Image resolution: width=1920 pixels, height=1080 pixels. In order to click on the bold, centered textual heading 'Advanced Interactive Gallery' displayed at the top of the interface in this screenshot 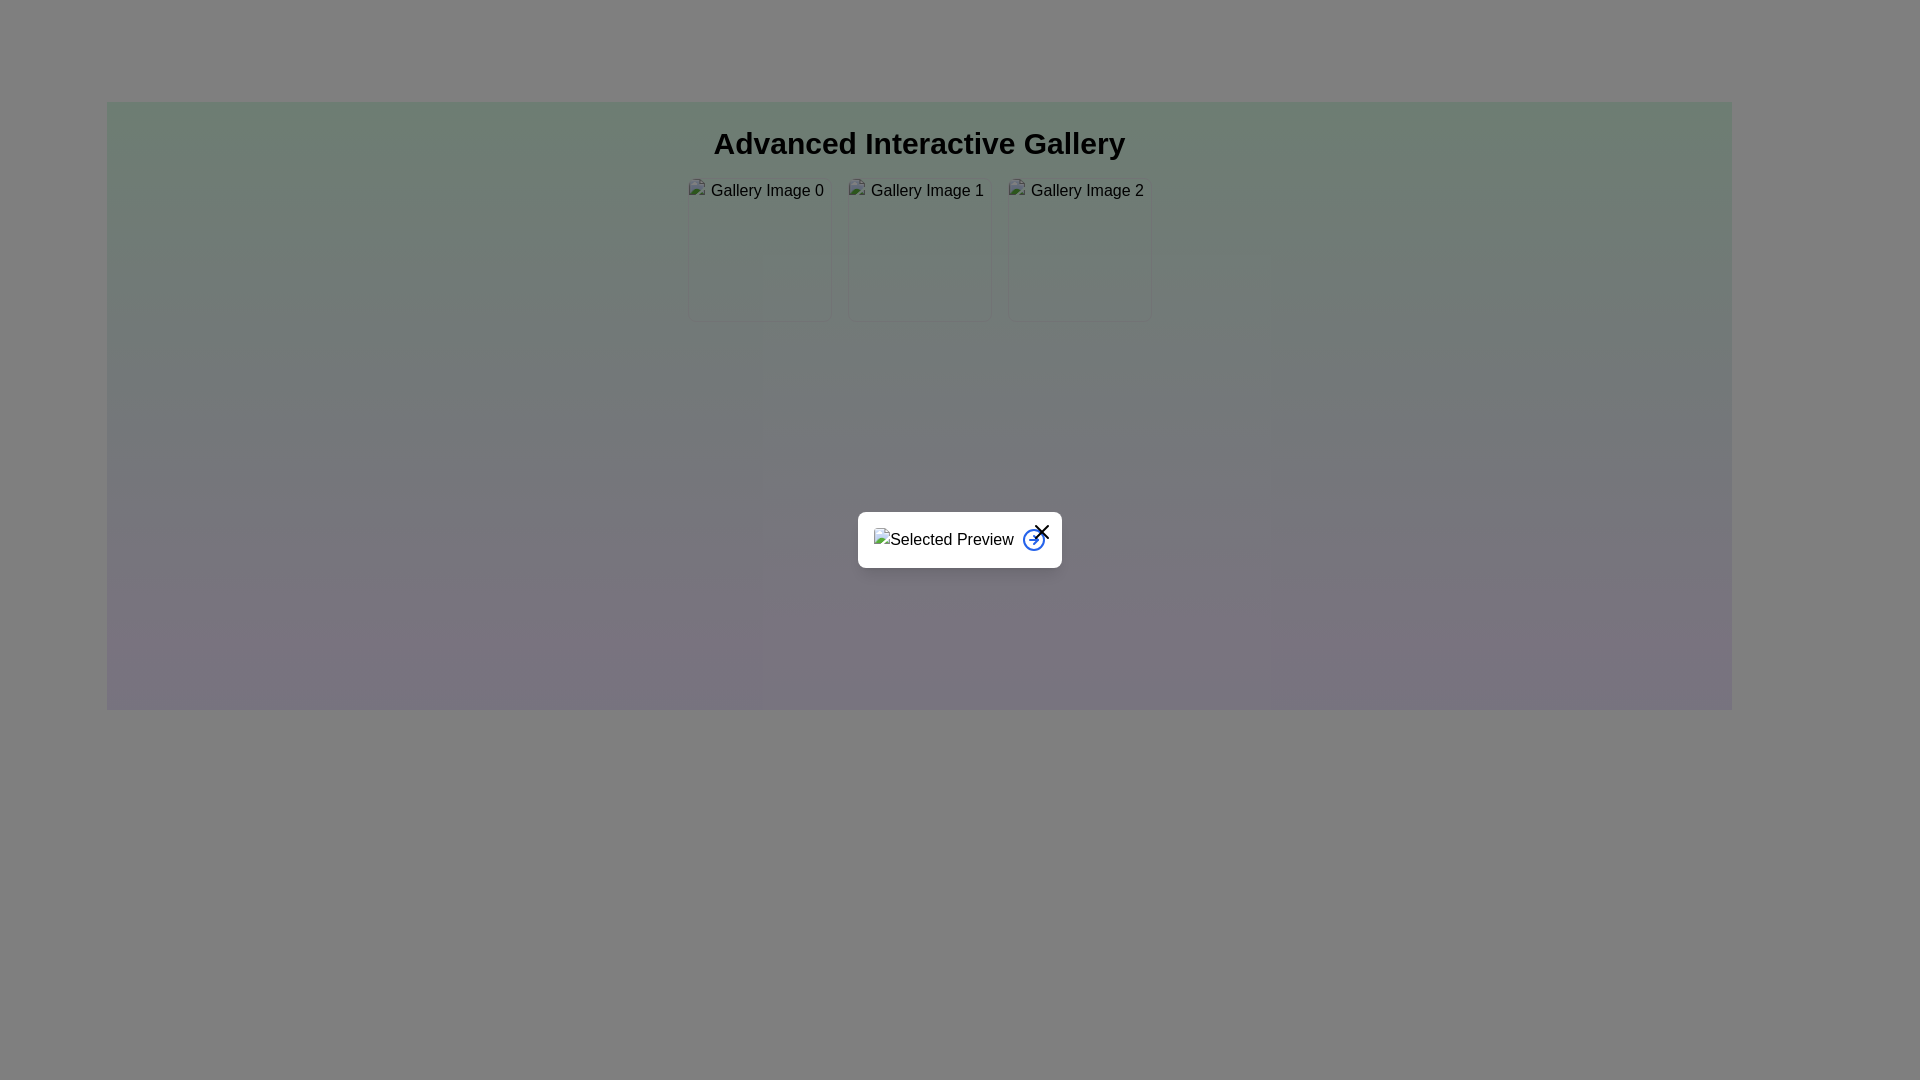, I will do `click(918, 142)`.